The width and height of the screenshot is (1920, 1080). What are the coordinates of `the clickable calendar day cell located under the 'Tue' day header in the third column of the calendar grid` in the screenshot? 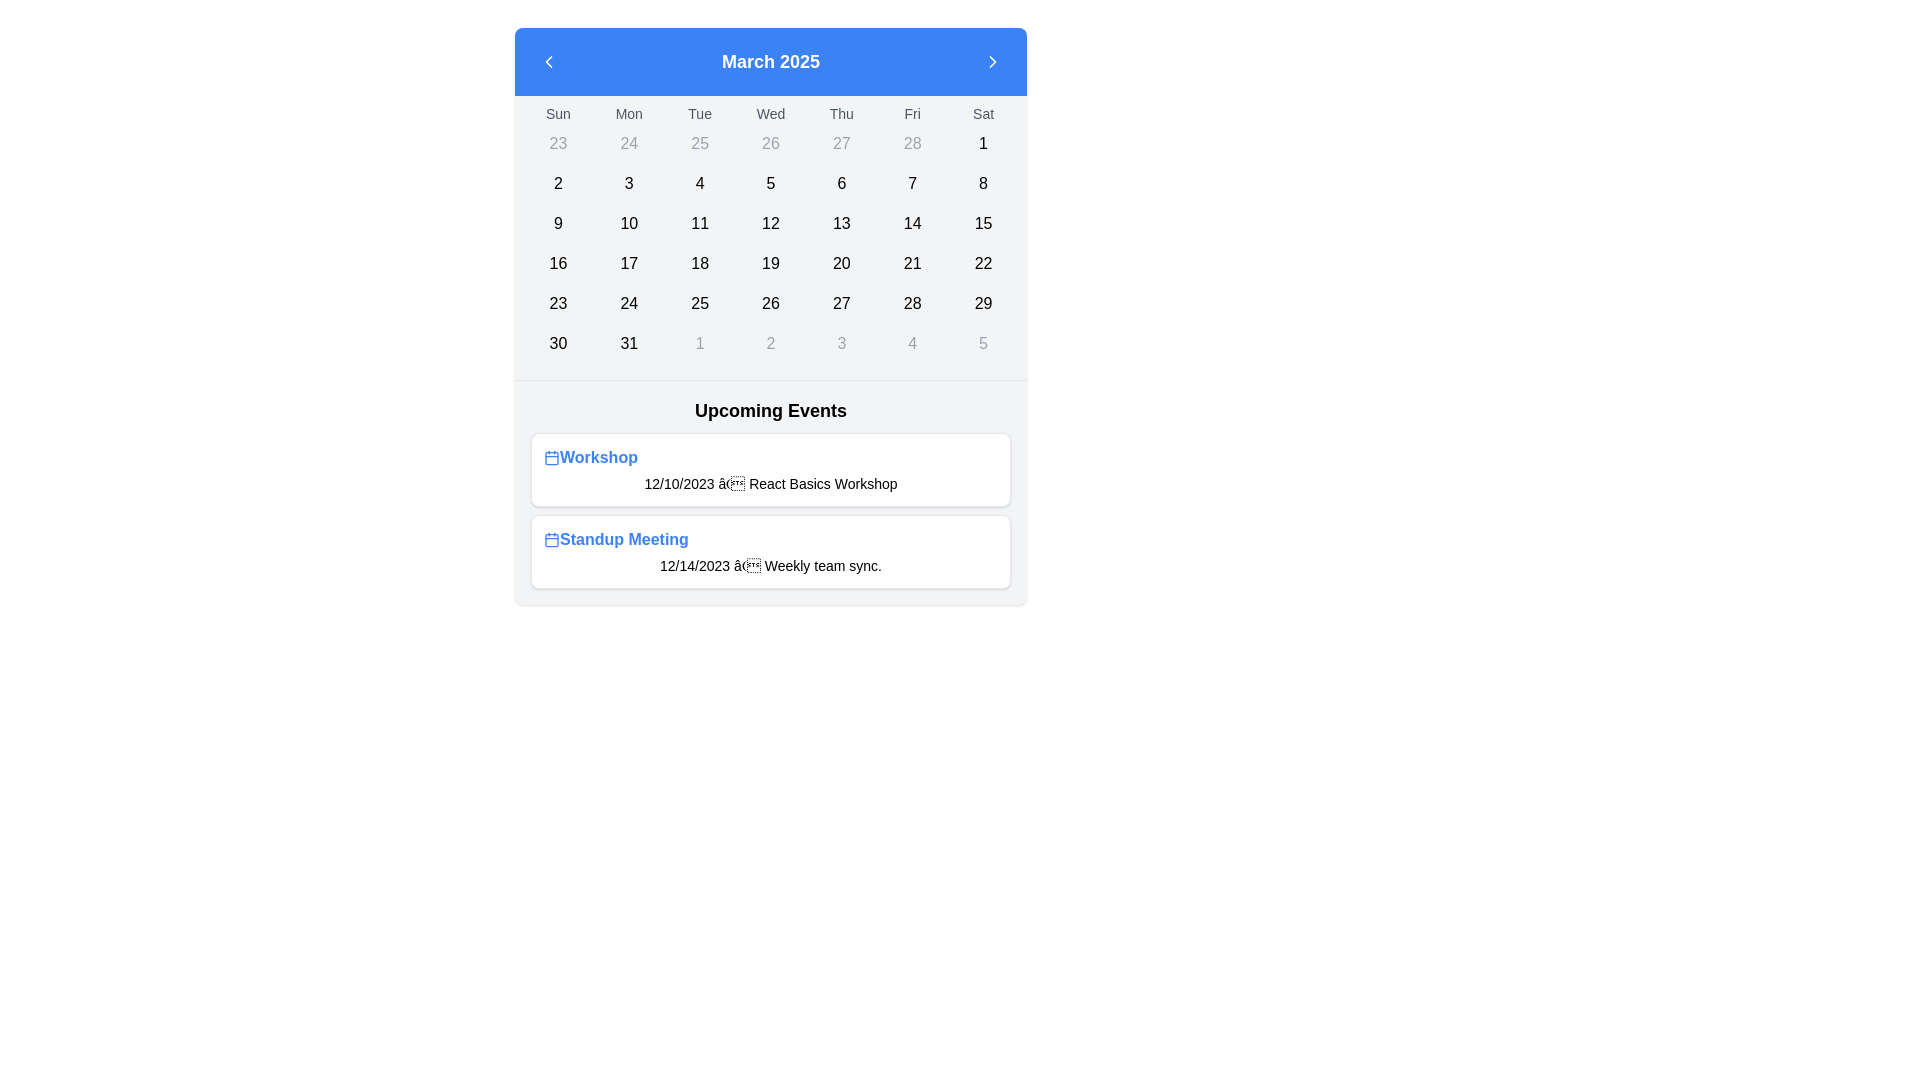 It's located at (700, 142).